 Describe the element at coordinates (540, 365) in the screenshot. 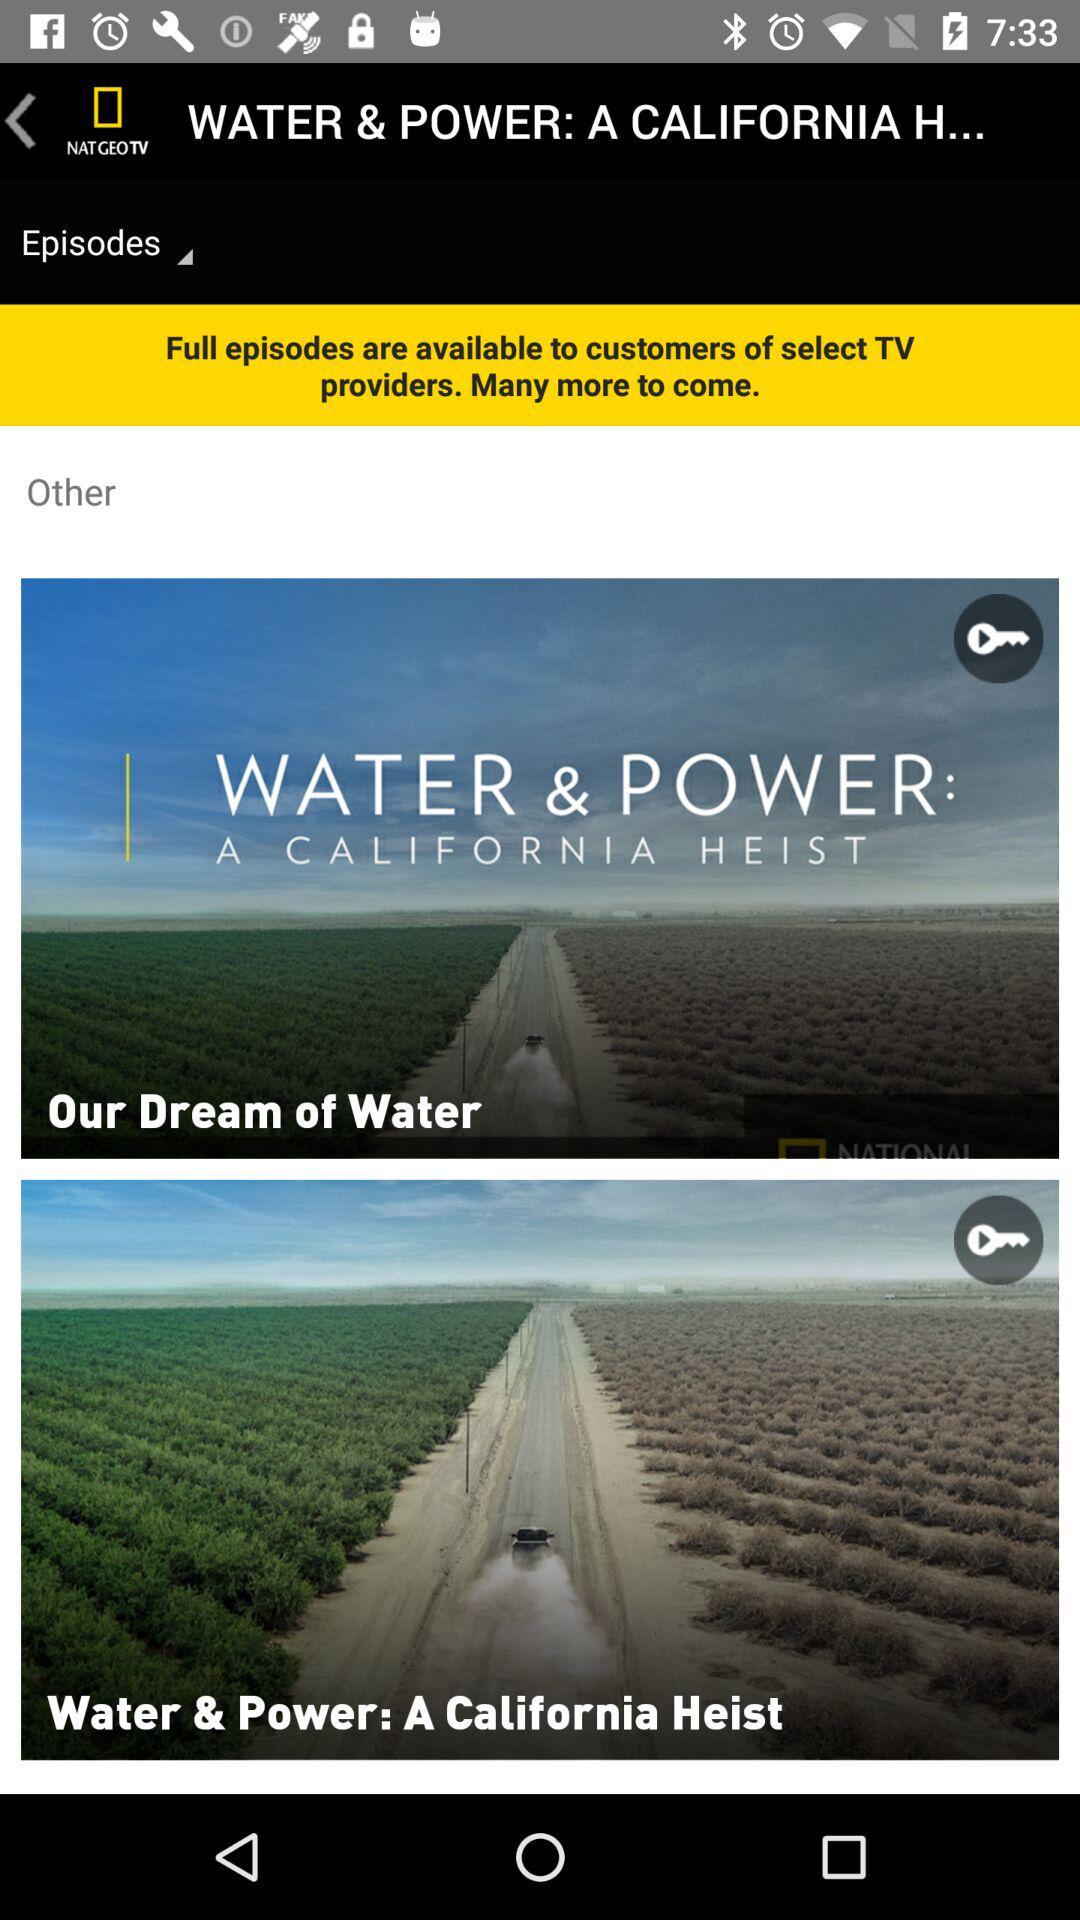

I see `full episodes are icon` at that location.